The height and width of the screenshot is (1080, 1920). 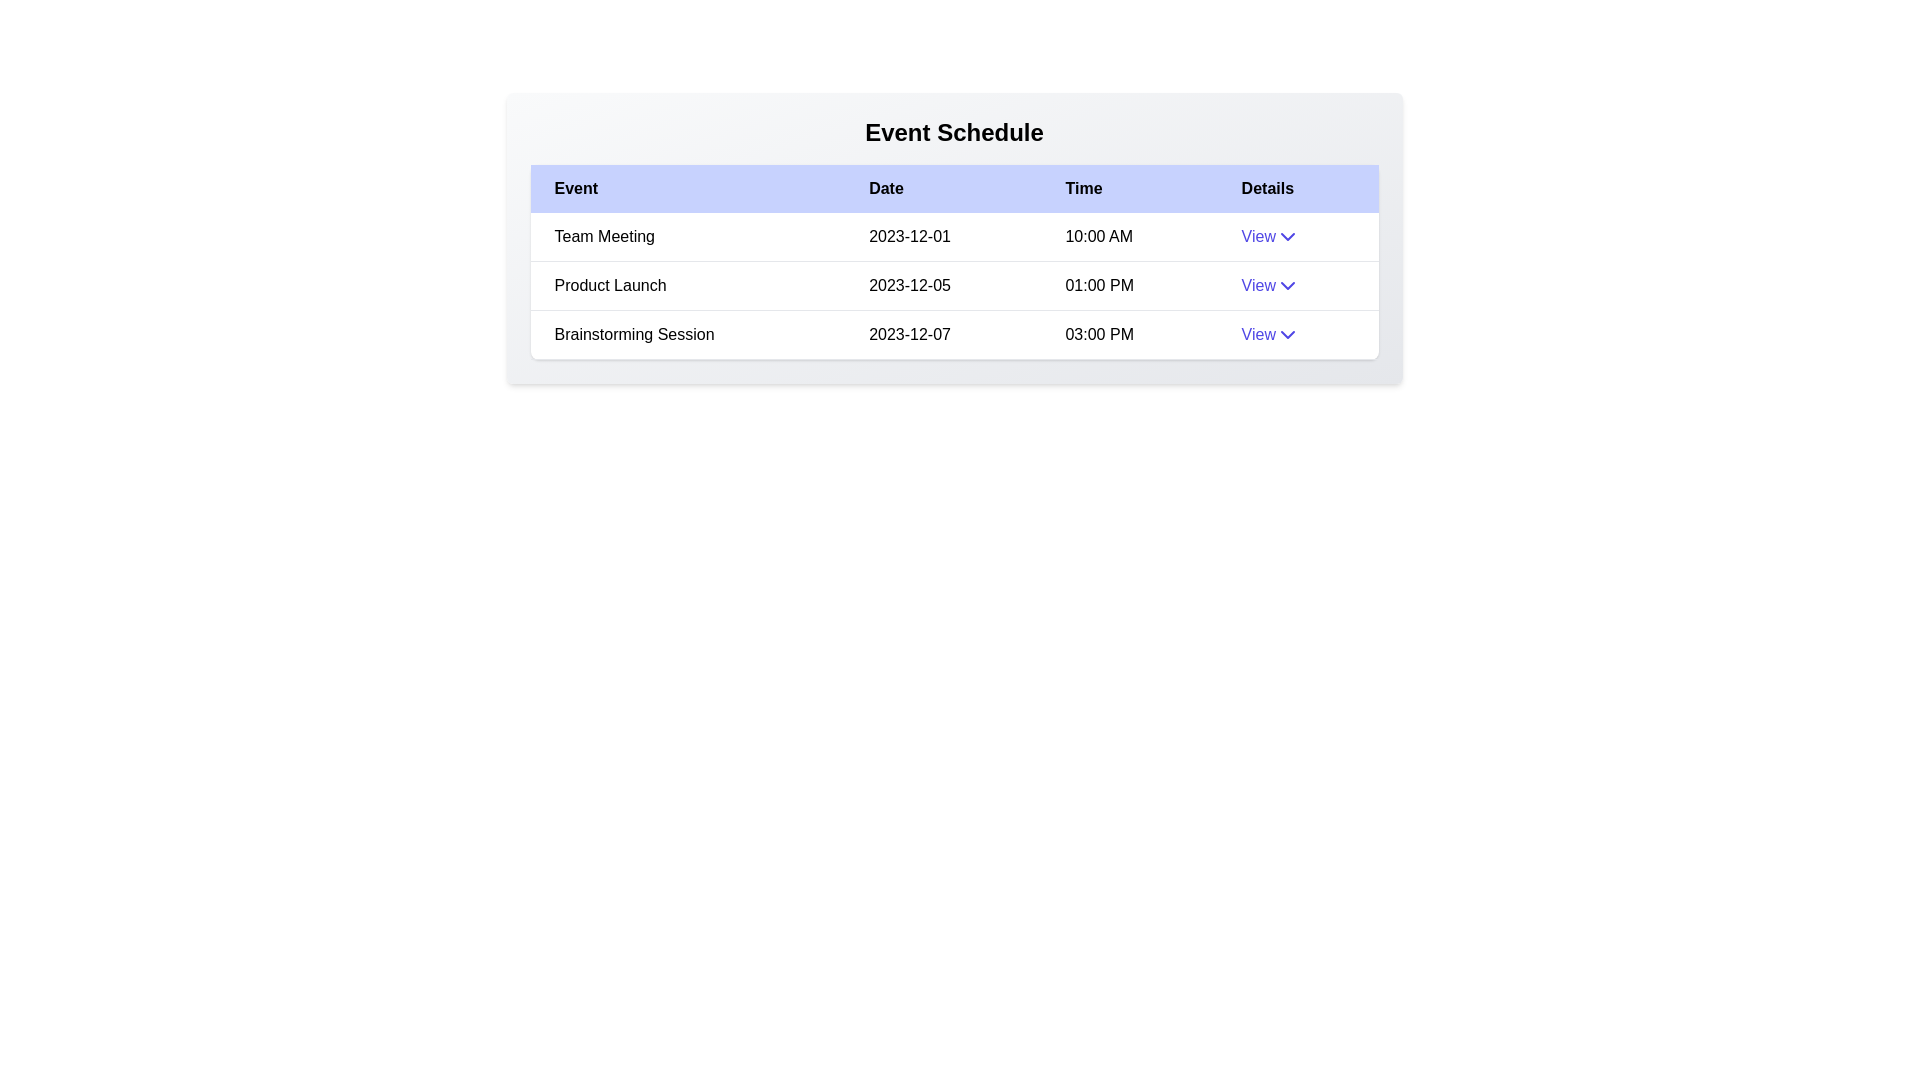 I want to click on the 'View' button for the event with name Team Meeting, so click(x=1269, y=235).